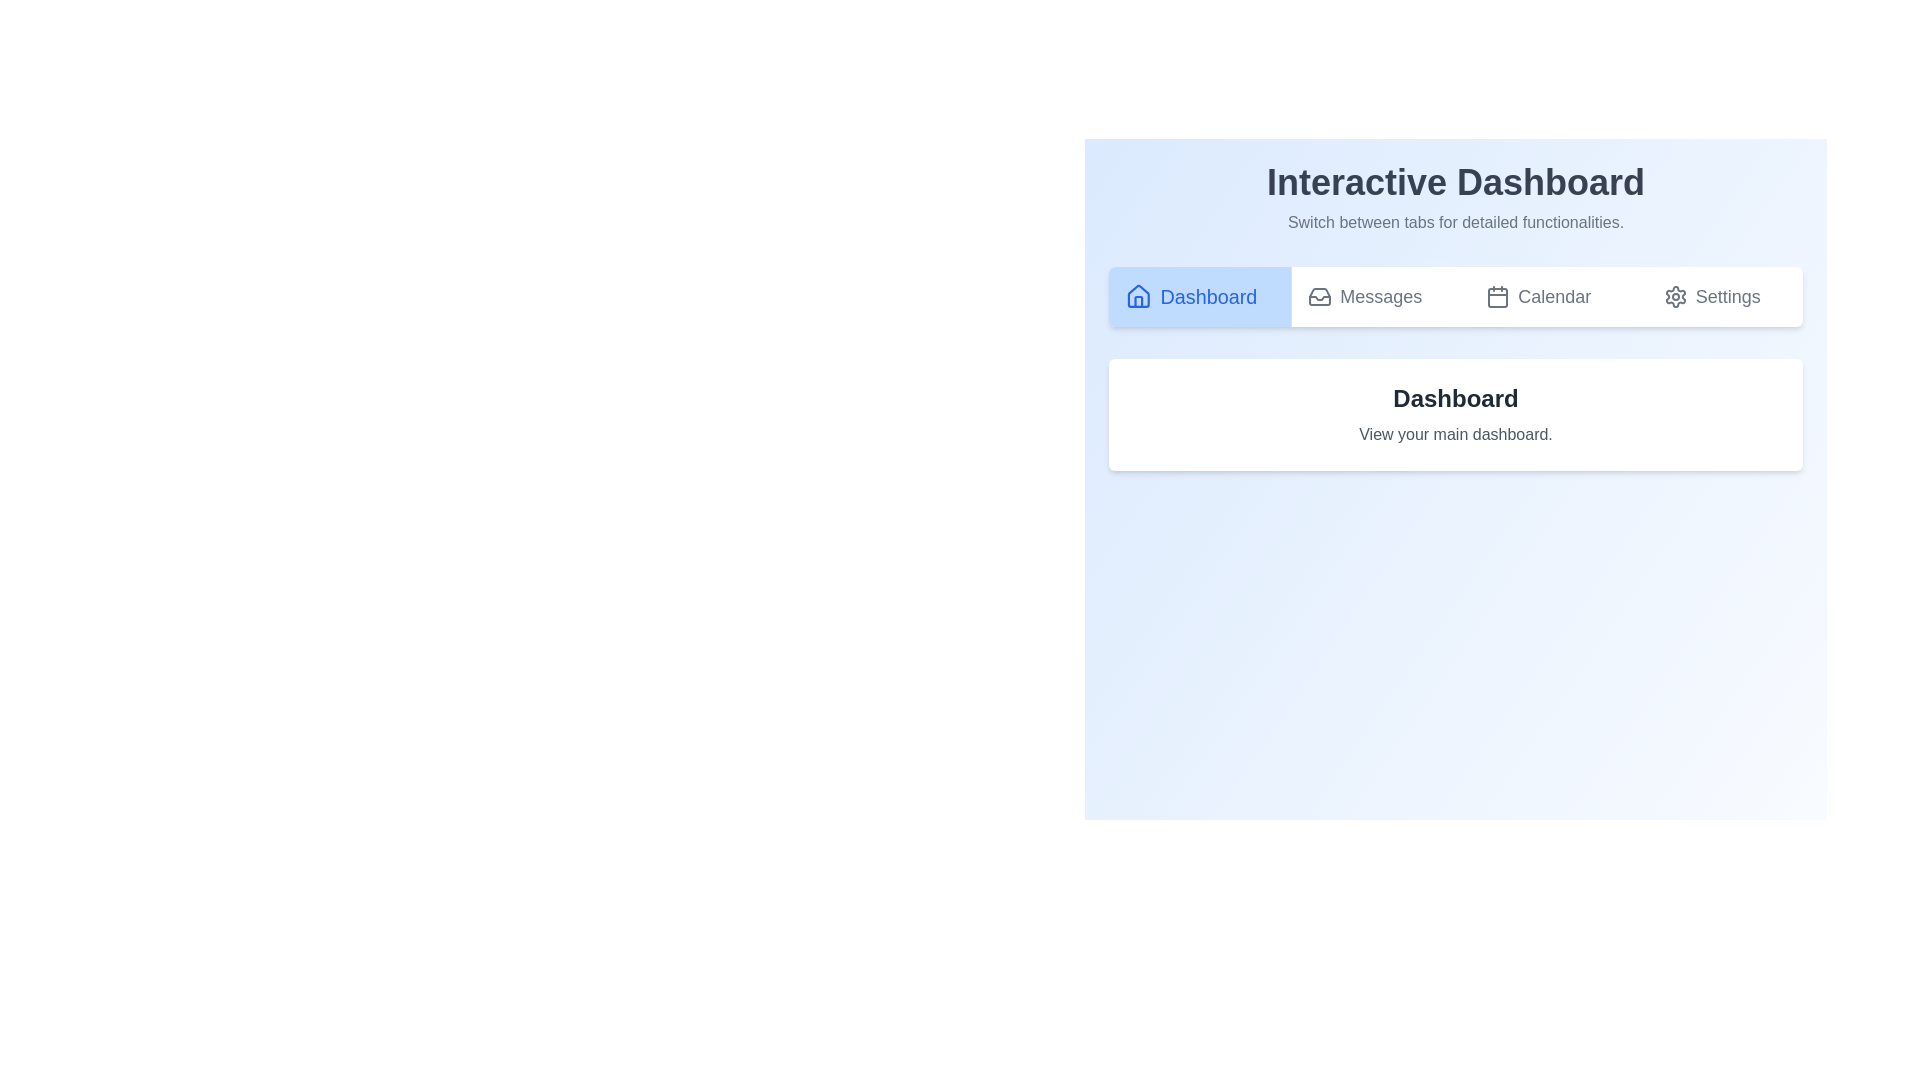 This screenshot has width=1920, height=1080. What do you see at coordinates (1380, 297) in the screenshot?
I see `the 'Messages' label in the top navigation bar, located between the 'Calendar' tab and the 'Dashboard' tab` at bounding box center [1380, 297].